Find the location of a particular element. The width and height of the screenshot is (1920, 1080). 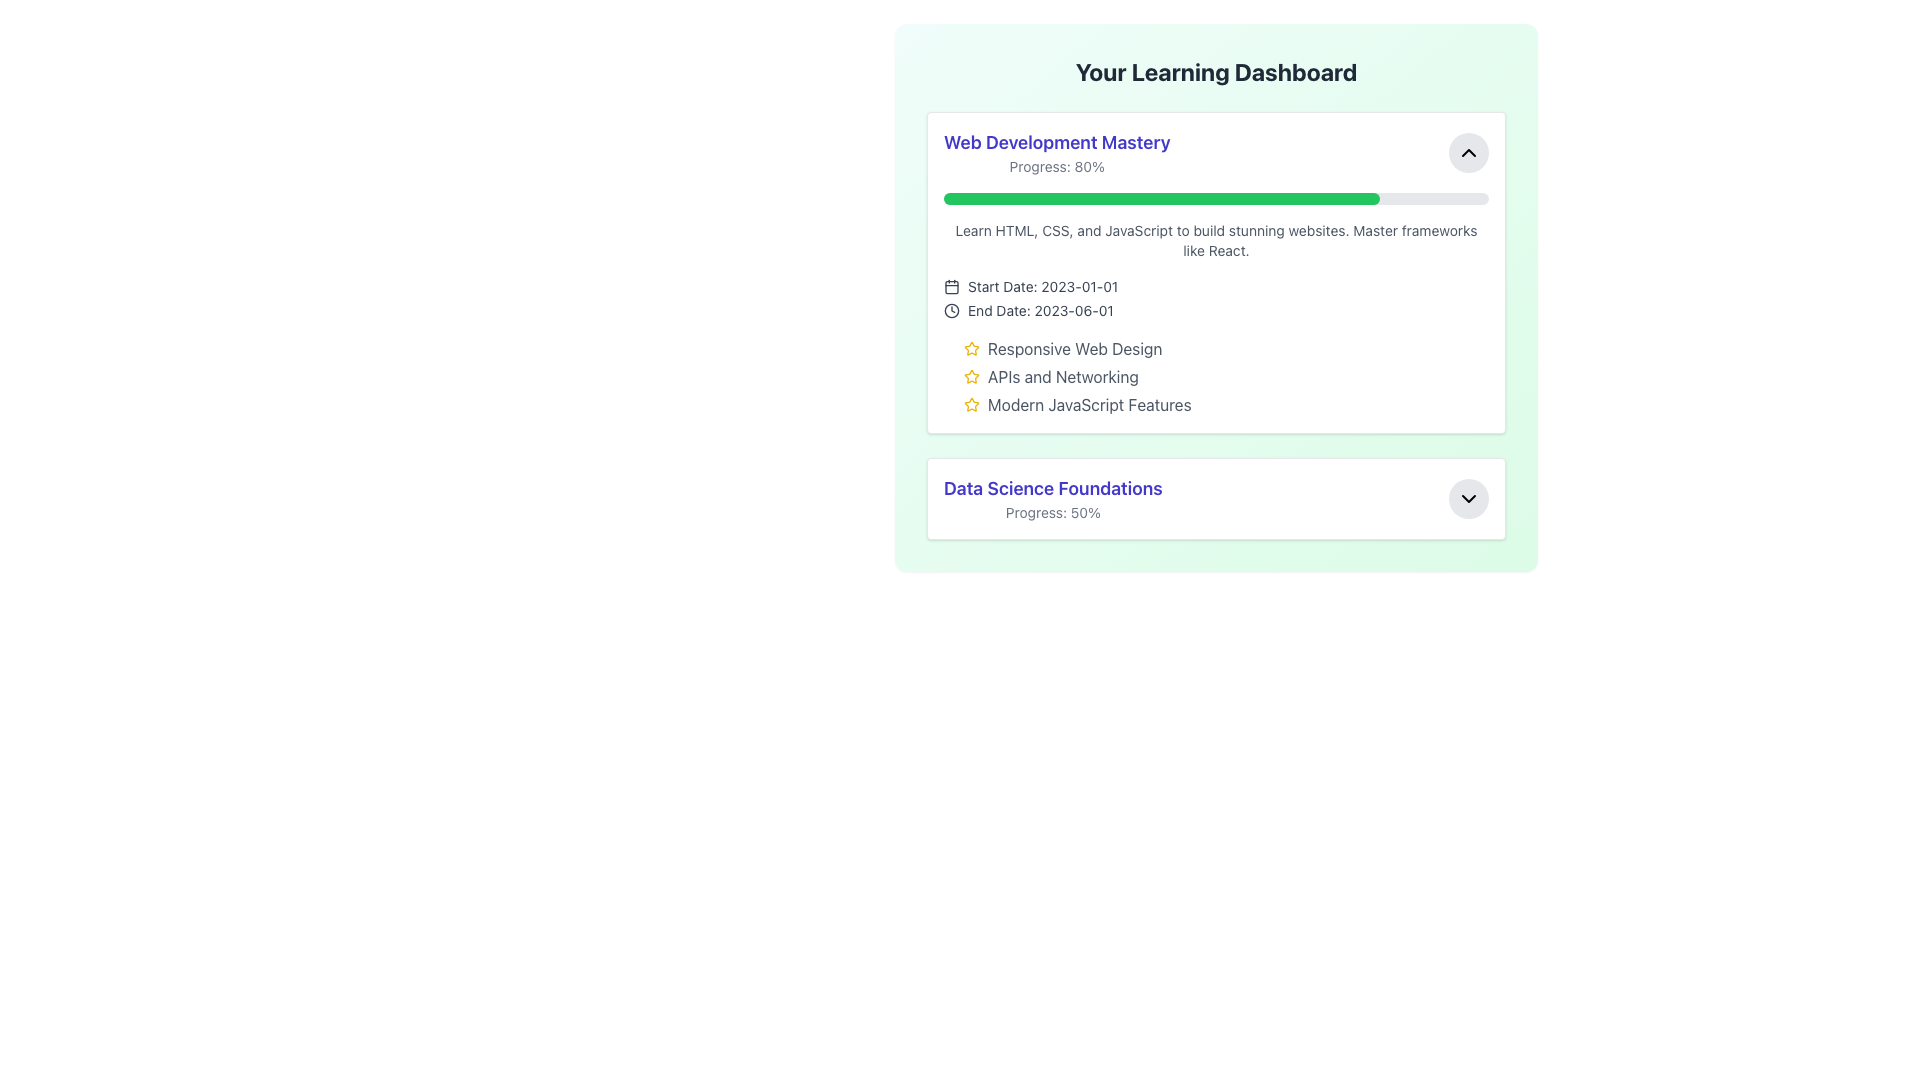

the Text Label displaying 'Start Date: 2023-01-01' located in the 'Web Development Mastery' card, positioned near the top center of the card is located at coordinates (1042, 286).